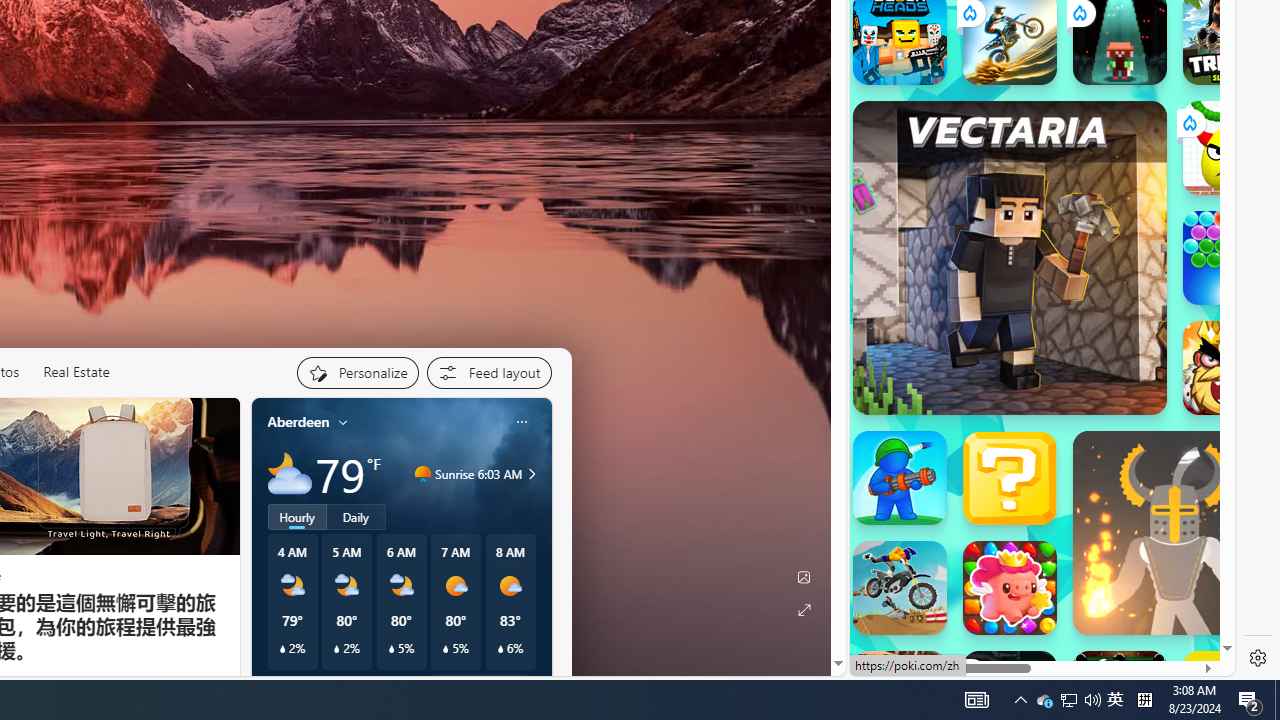 The height and width of the screenshot is (720, 1280). Describe the element at coordinates (803, 609) in the screenshot. I see `'Expand background'` at that location.